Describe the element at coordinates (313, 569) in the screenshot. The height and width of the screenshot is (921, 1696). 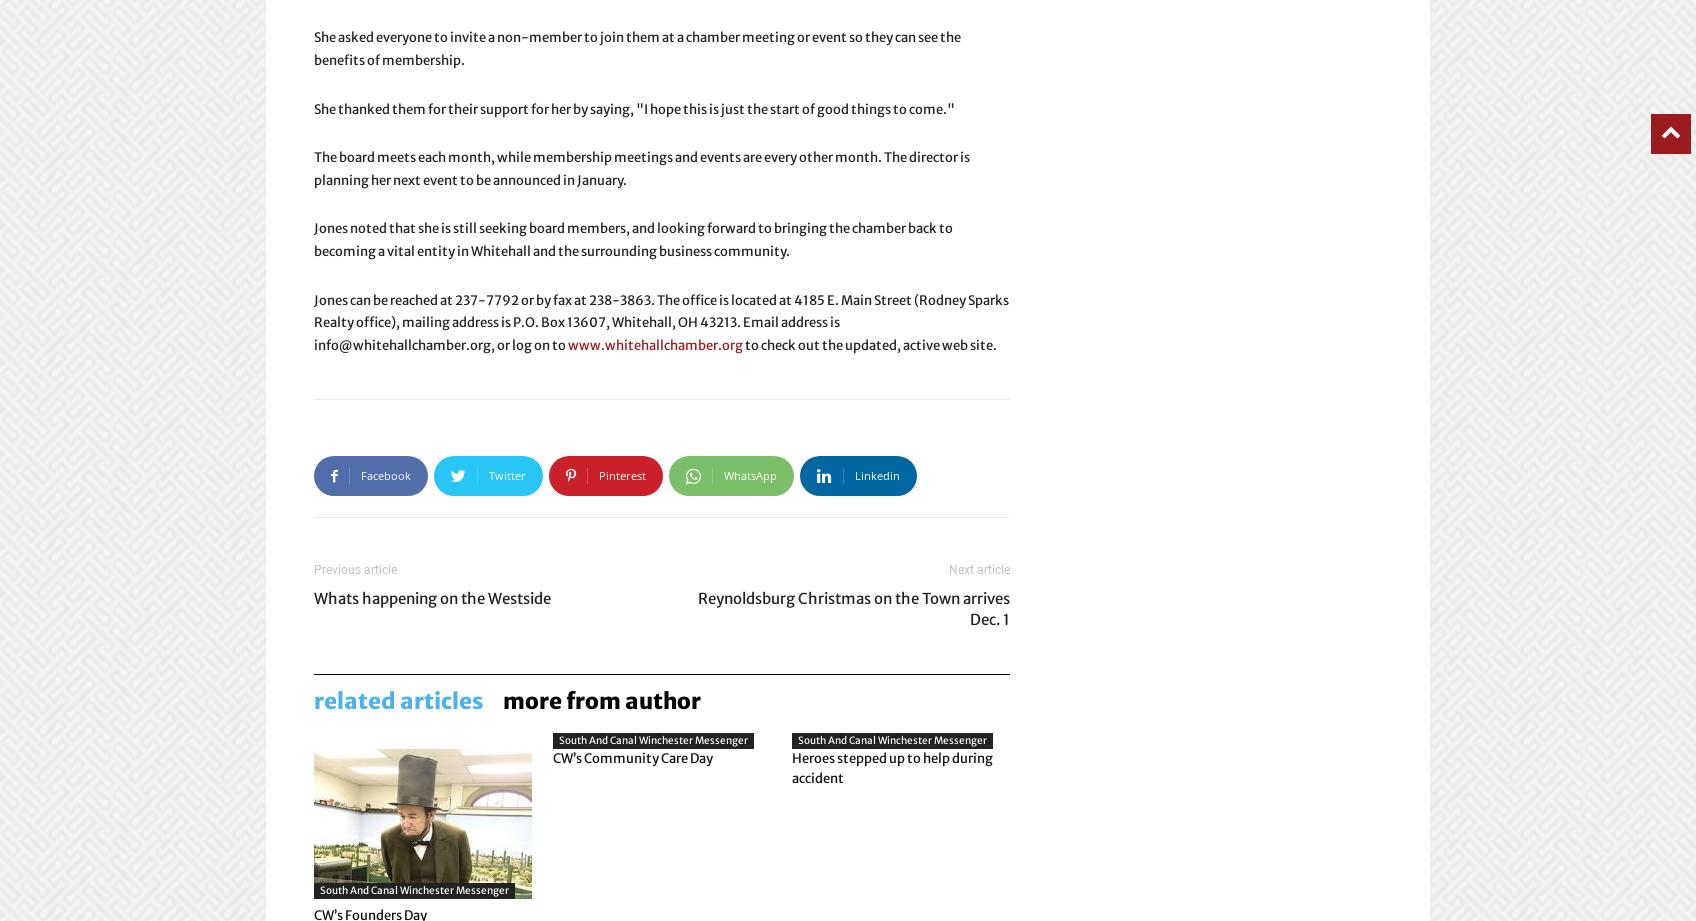
I see `'Previous article'` at that location.